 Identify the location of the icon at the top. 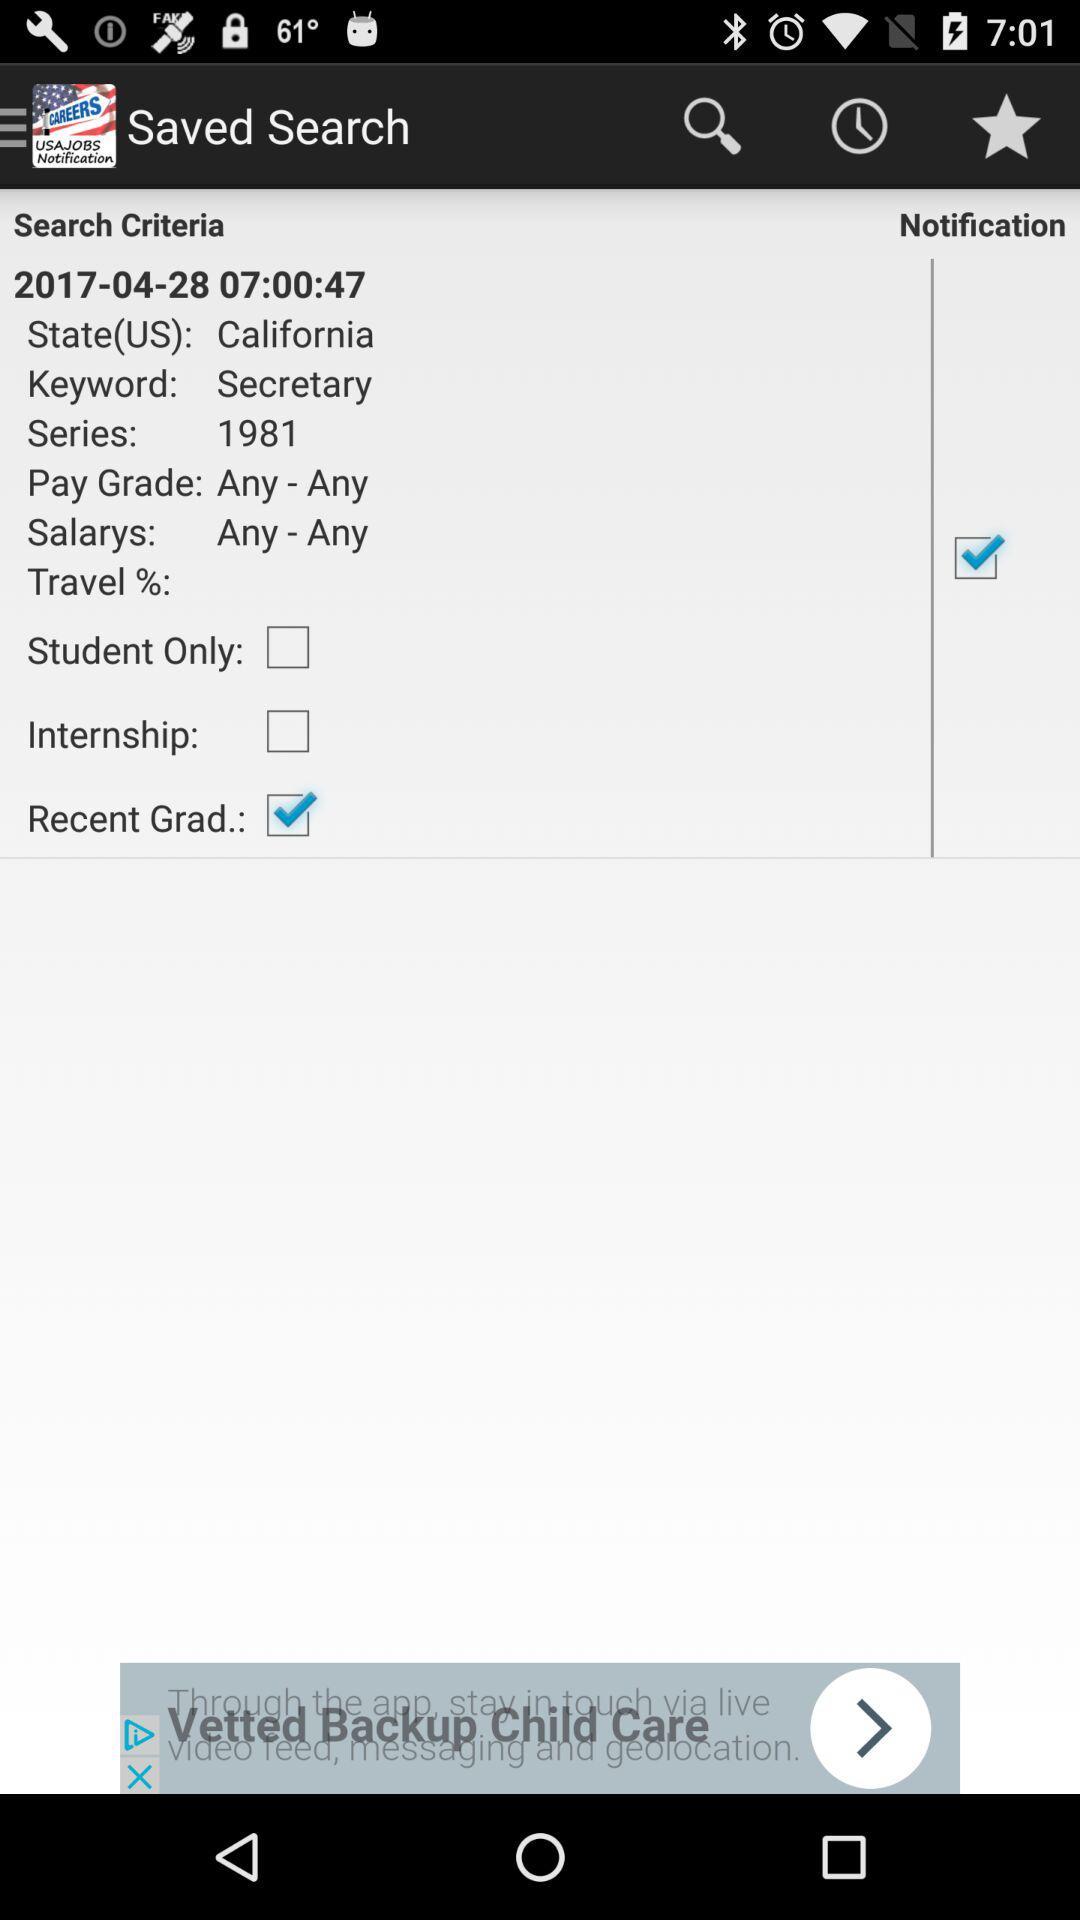
(711, 124).